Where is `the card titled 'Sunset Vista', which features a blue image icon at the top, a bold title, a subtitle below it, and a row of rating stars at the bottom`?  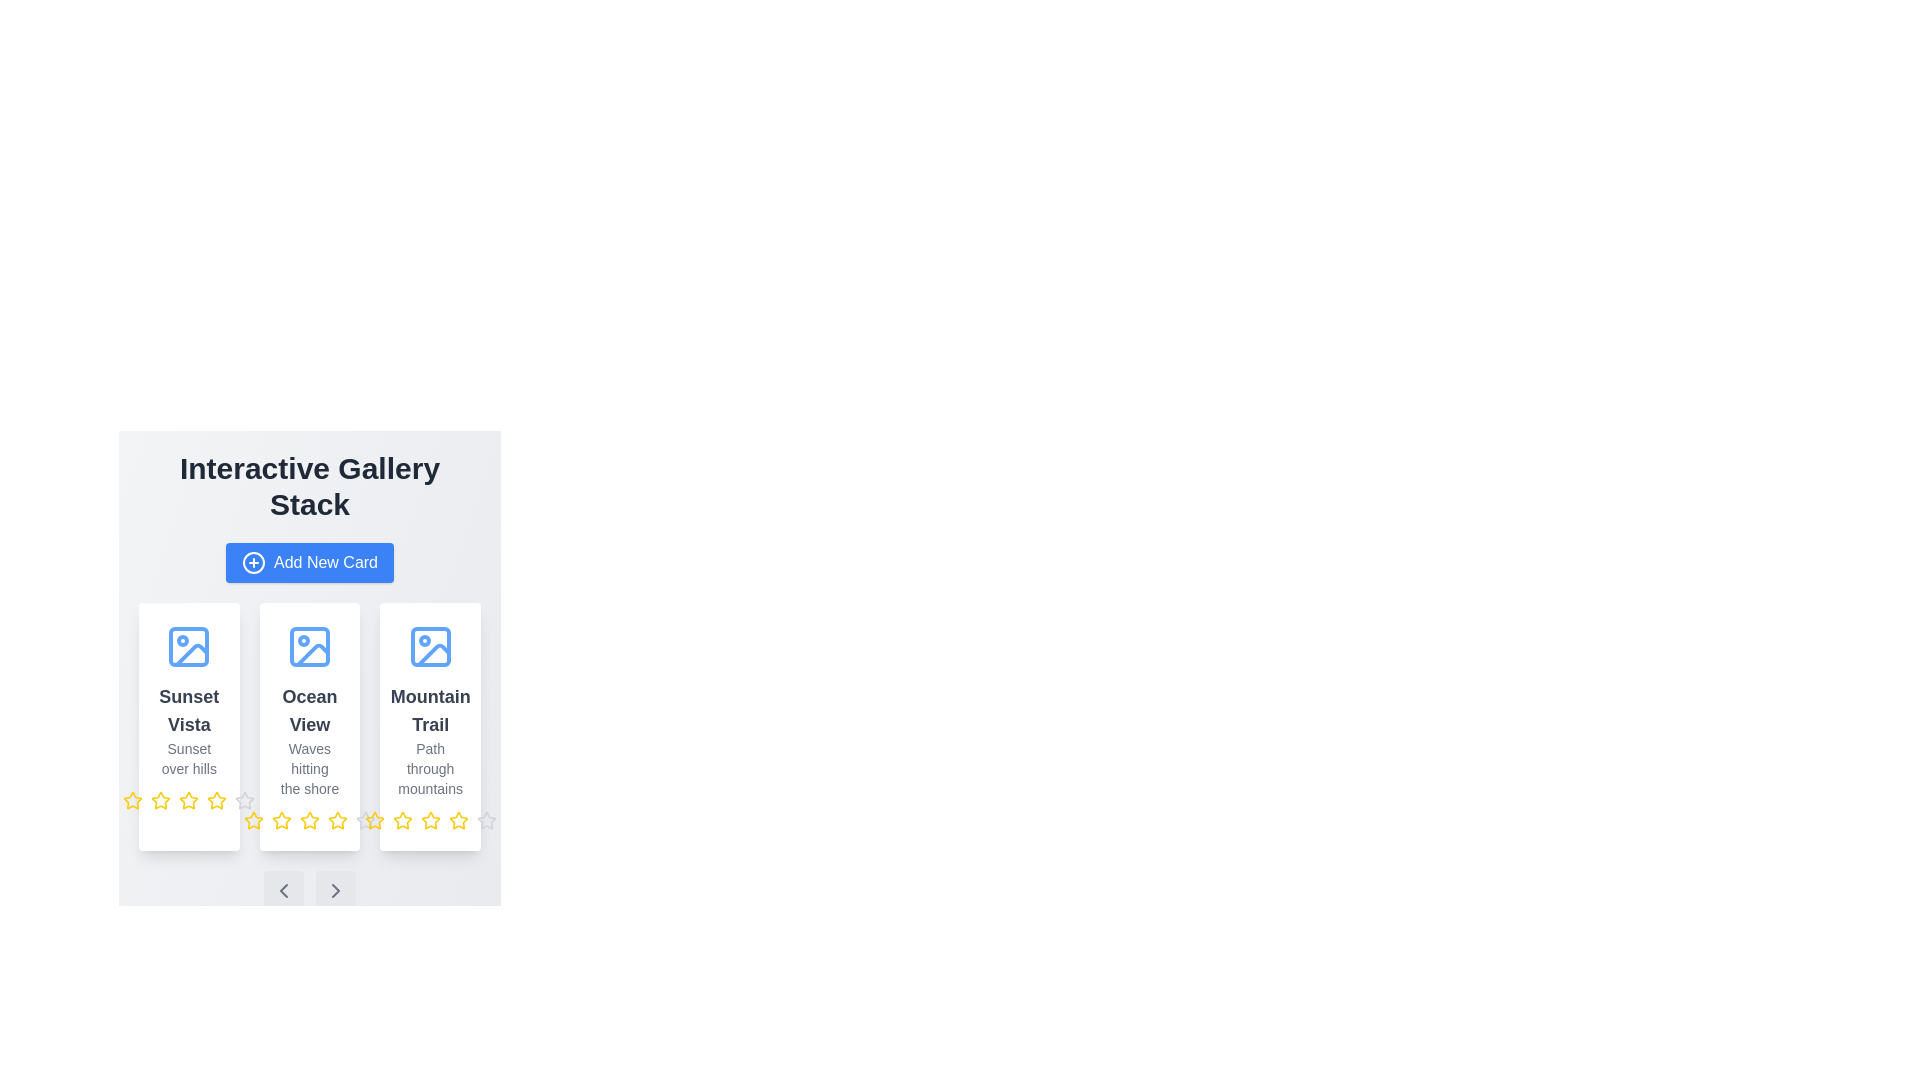
the card titled 'Sunset Vista', which features a blue image icon at the top, a bold title, a subtitle below it, and a row of rating stars at the bottom is located at coordinates (189, 726).